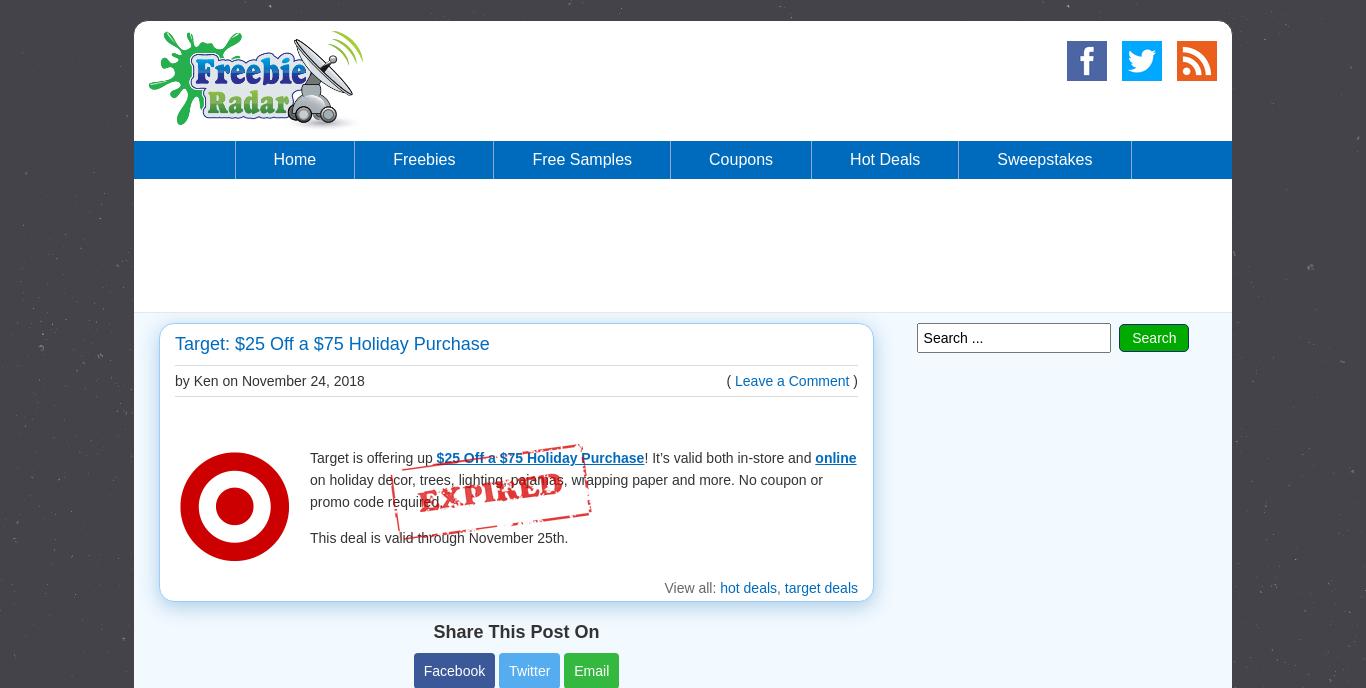 The image size is (1366, 688). I want to click on 'by Ken on', so click(207, 378).